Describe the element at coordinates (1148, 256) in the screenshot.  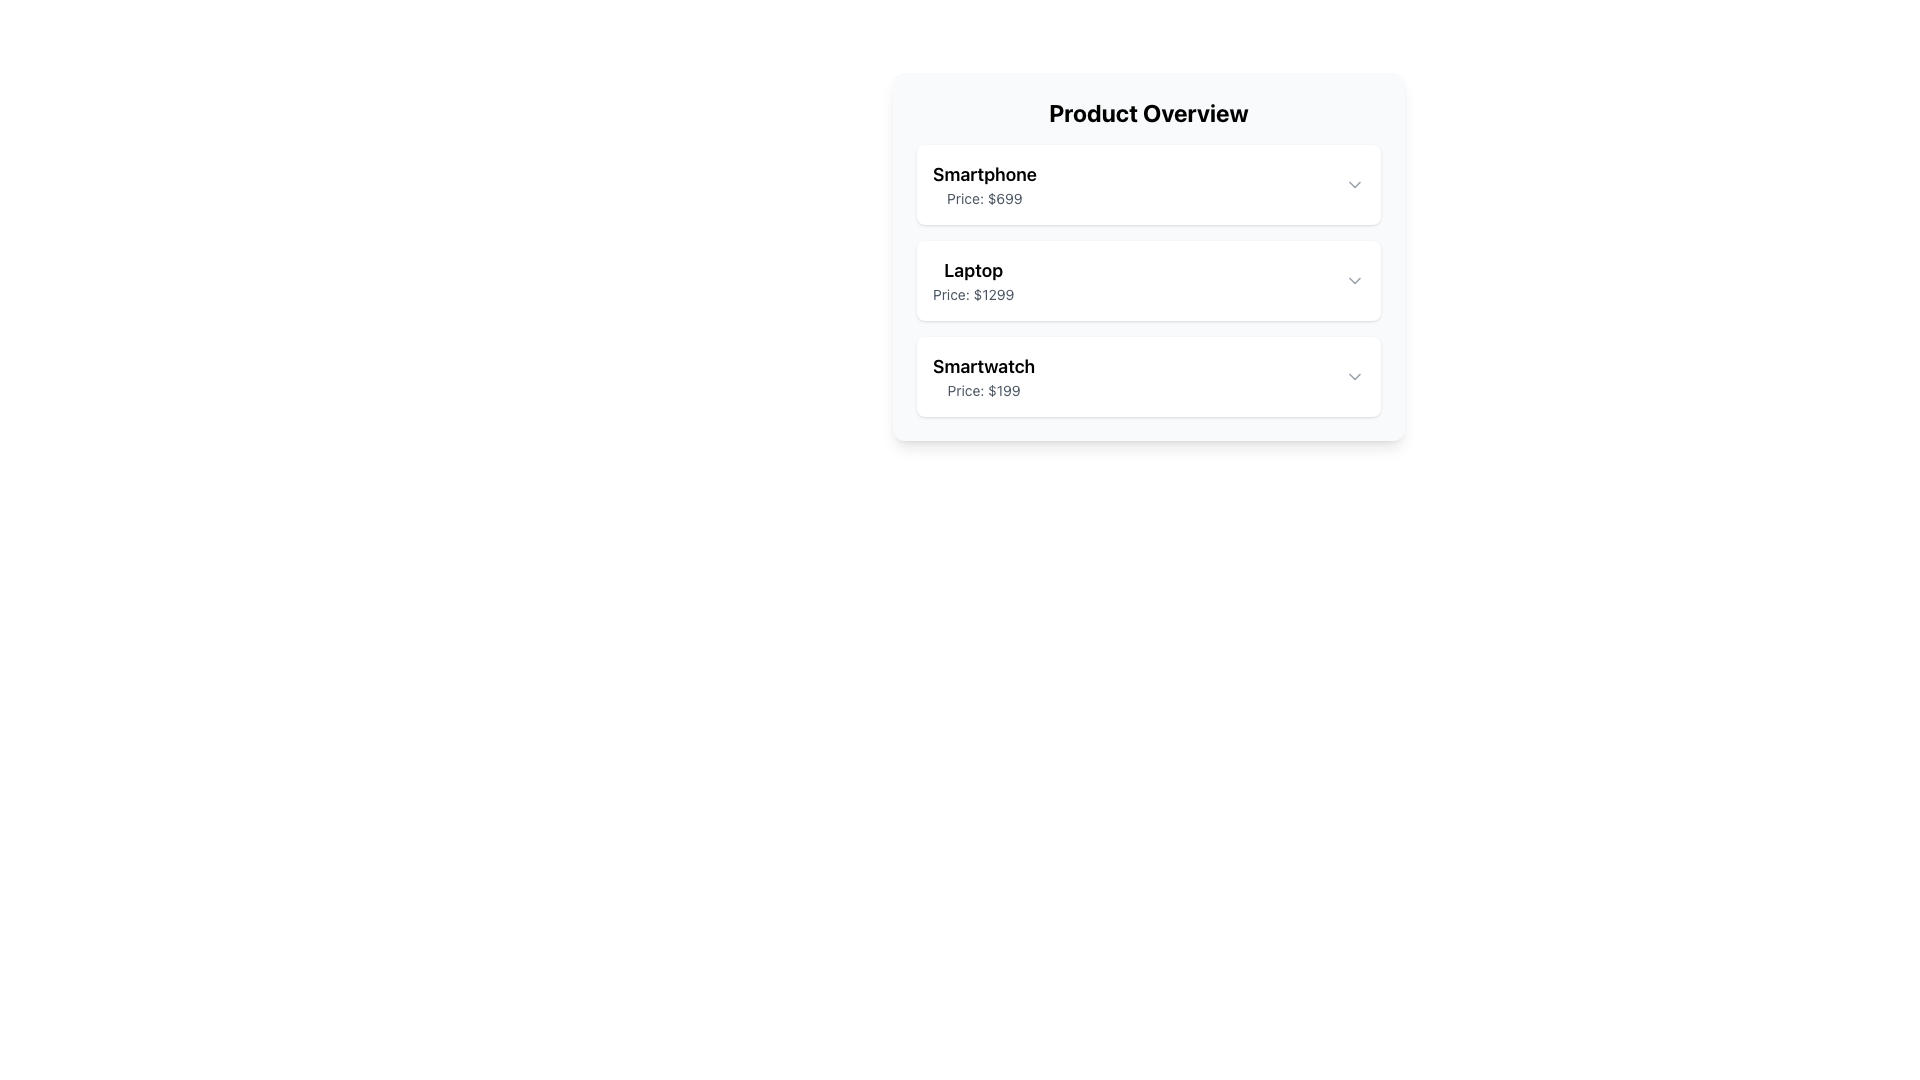
I see `the product card displaying 'Laptop' with price '$1299'` at that location.